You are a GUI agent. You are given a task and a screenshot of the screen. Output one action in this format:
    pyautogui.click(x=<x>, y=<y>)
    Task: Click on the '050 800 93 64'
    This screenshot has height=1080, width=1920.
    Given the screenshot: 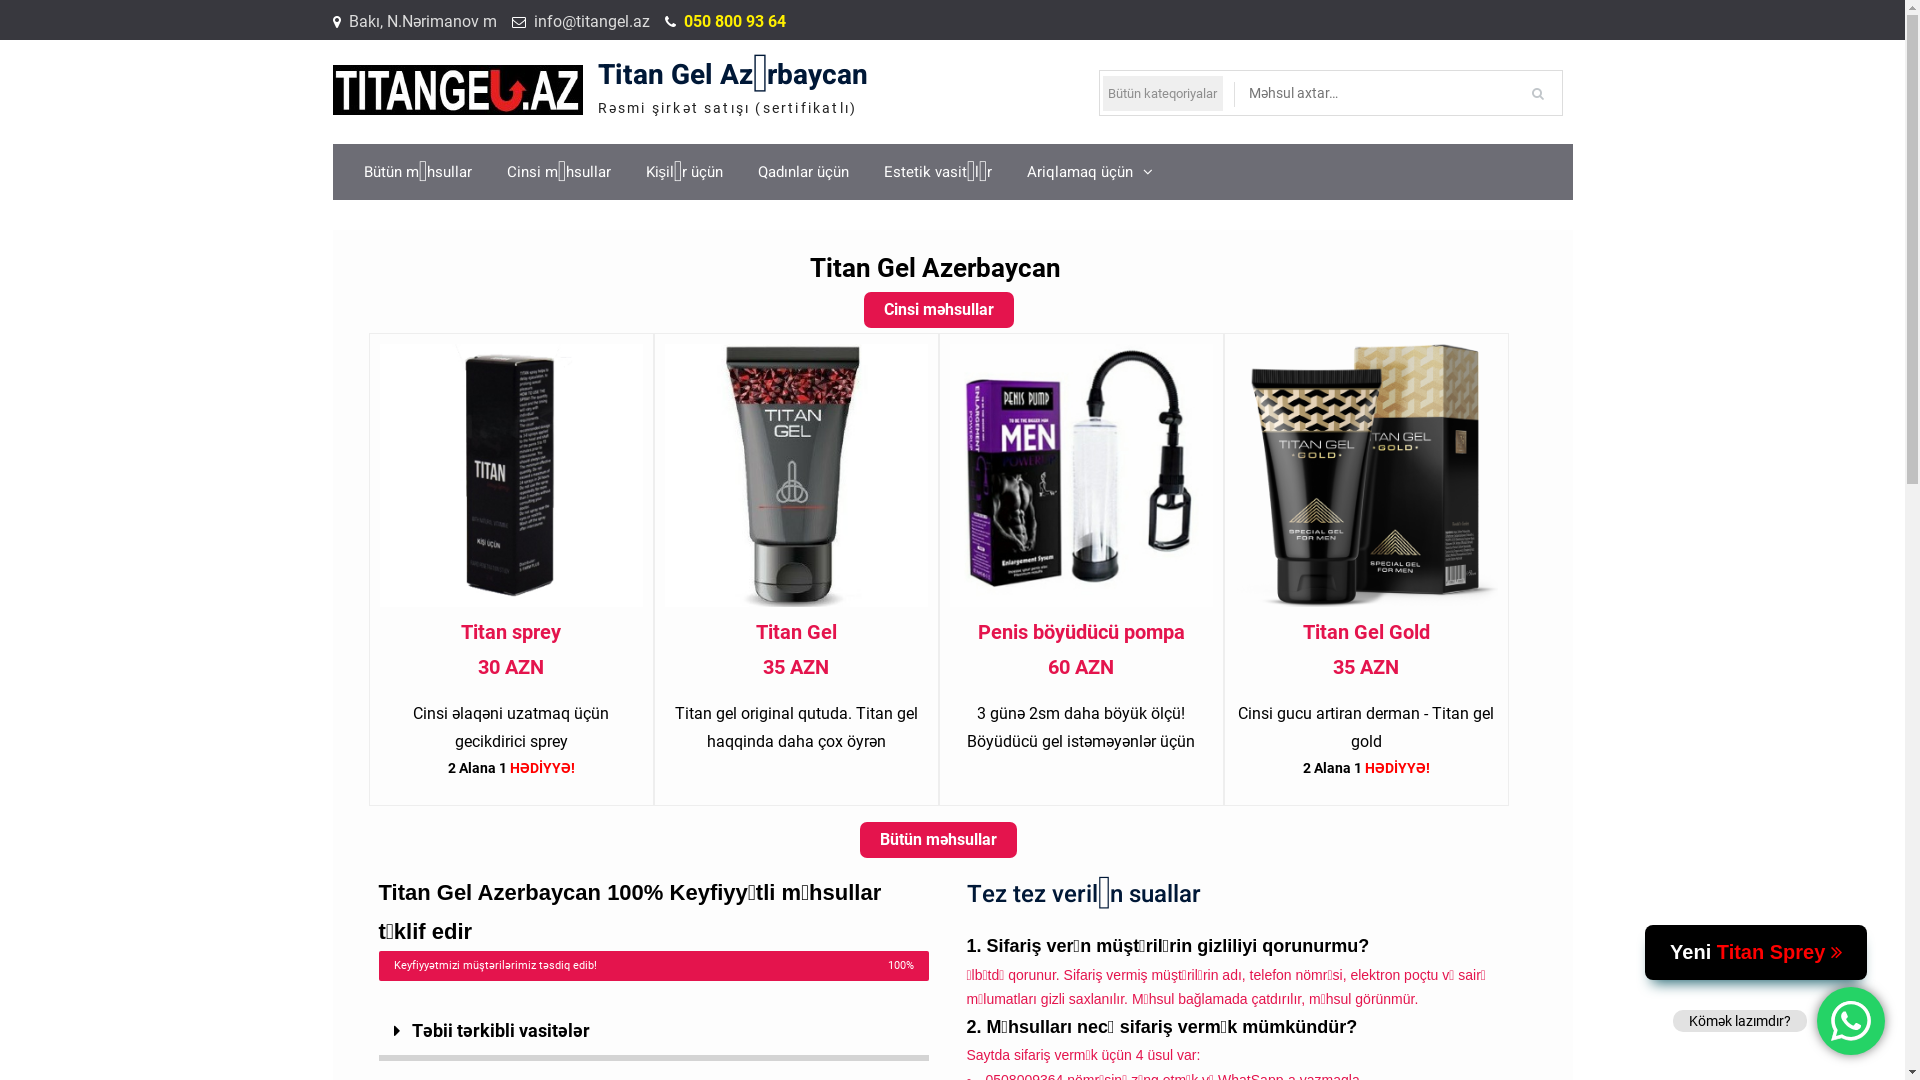 What is the action you would take?
    pyautogui.click(x=733, y=22)
    